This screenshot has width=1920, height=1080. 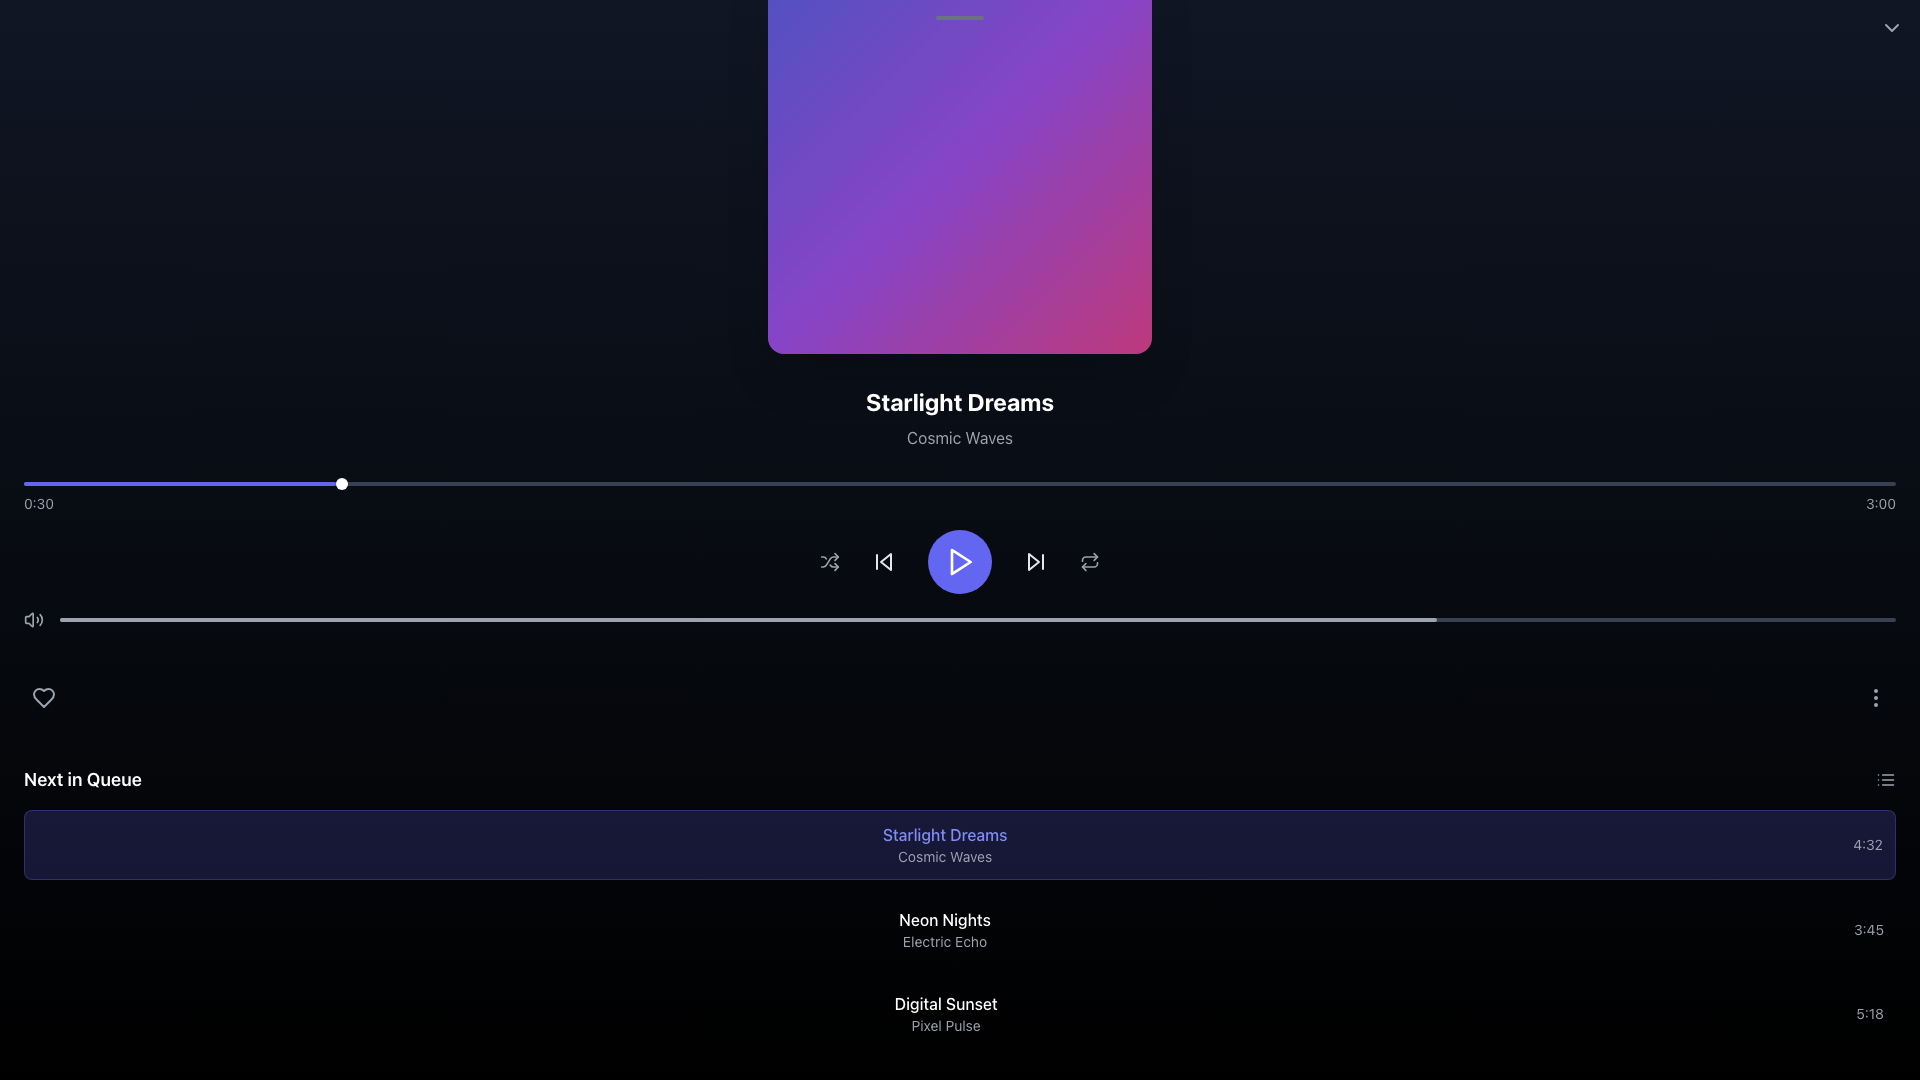 What do you see at coordinates (1362, 619) in the screenshot?
I see `the playback progress` at bounding box center [1362, 619].